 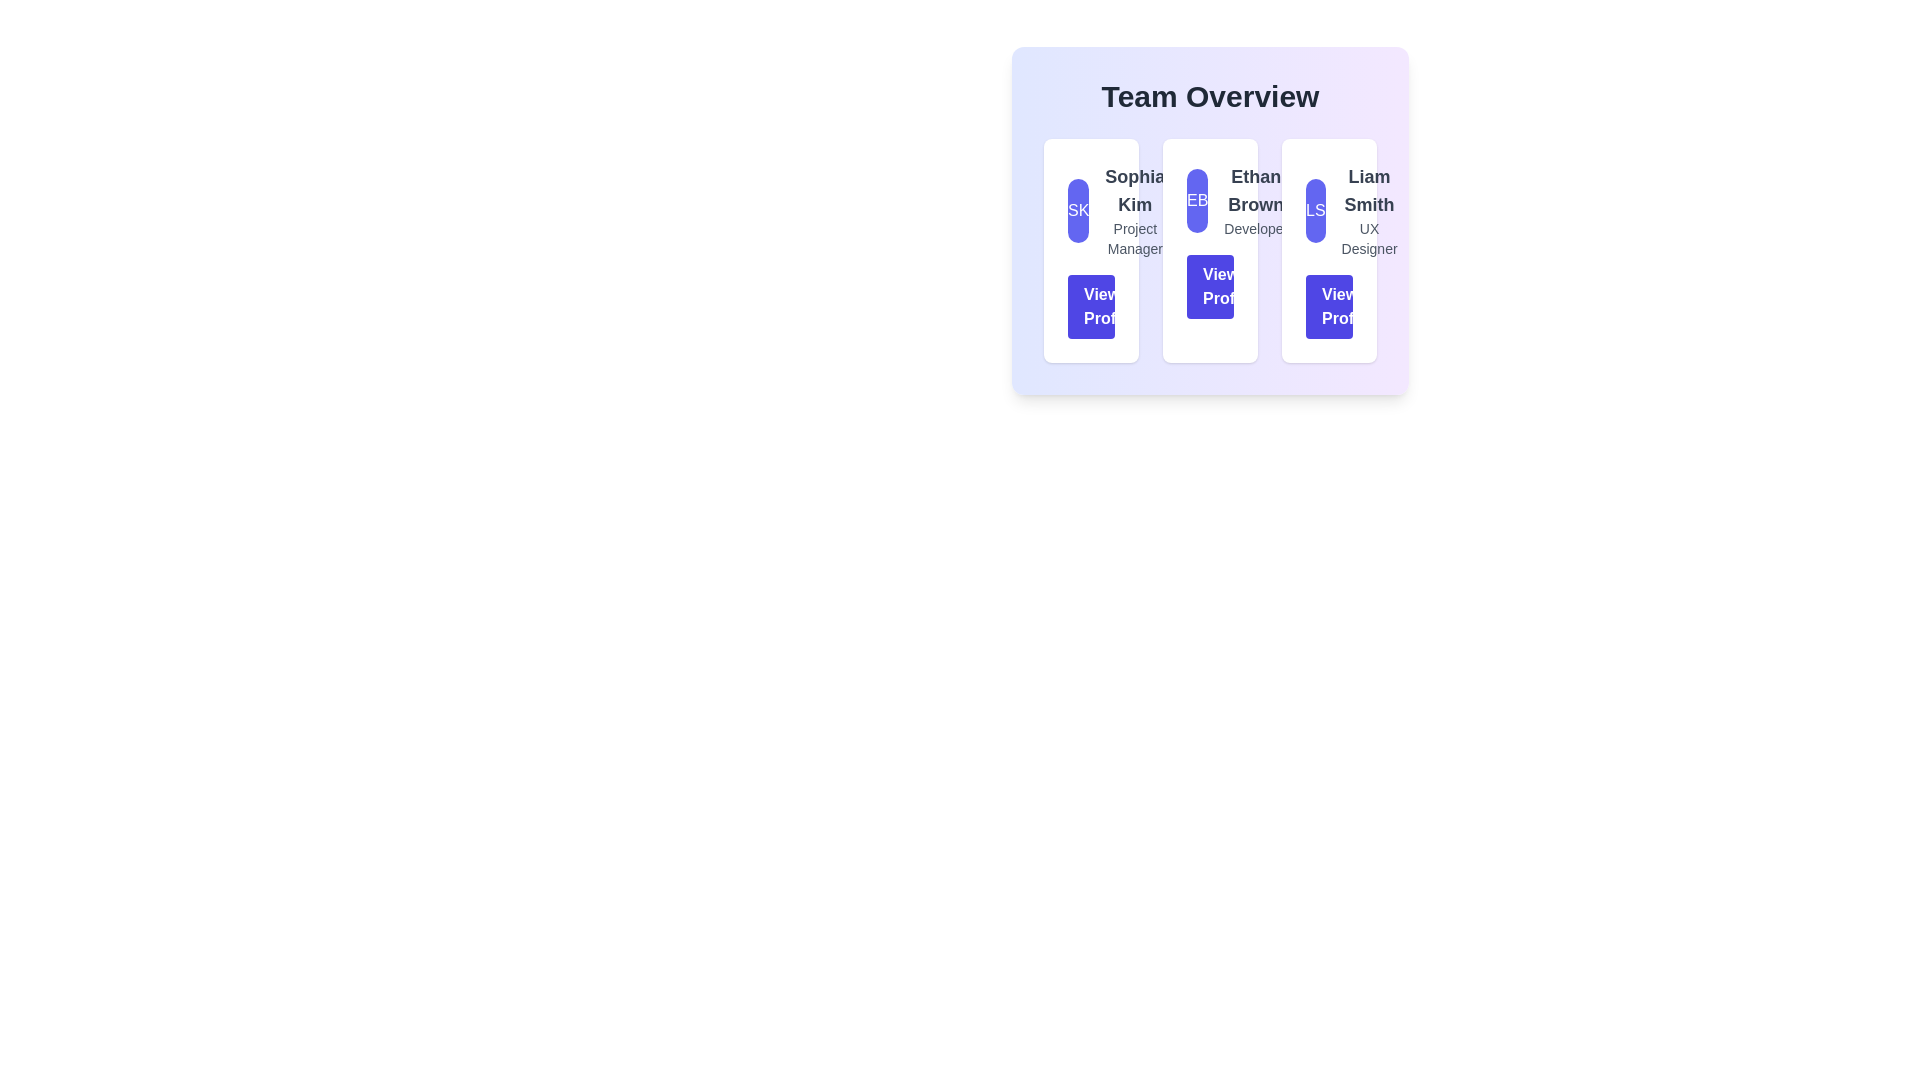 What do you see at coordinates (1368, 211) in the screenshot?
I see `the Text Display element that identifies the person with their name and job title, located in the third profile card from the left, below the avatar logo with initials 'LS' and above the 'View Profile' button` at bounding box center [1368, 211].